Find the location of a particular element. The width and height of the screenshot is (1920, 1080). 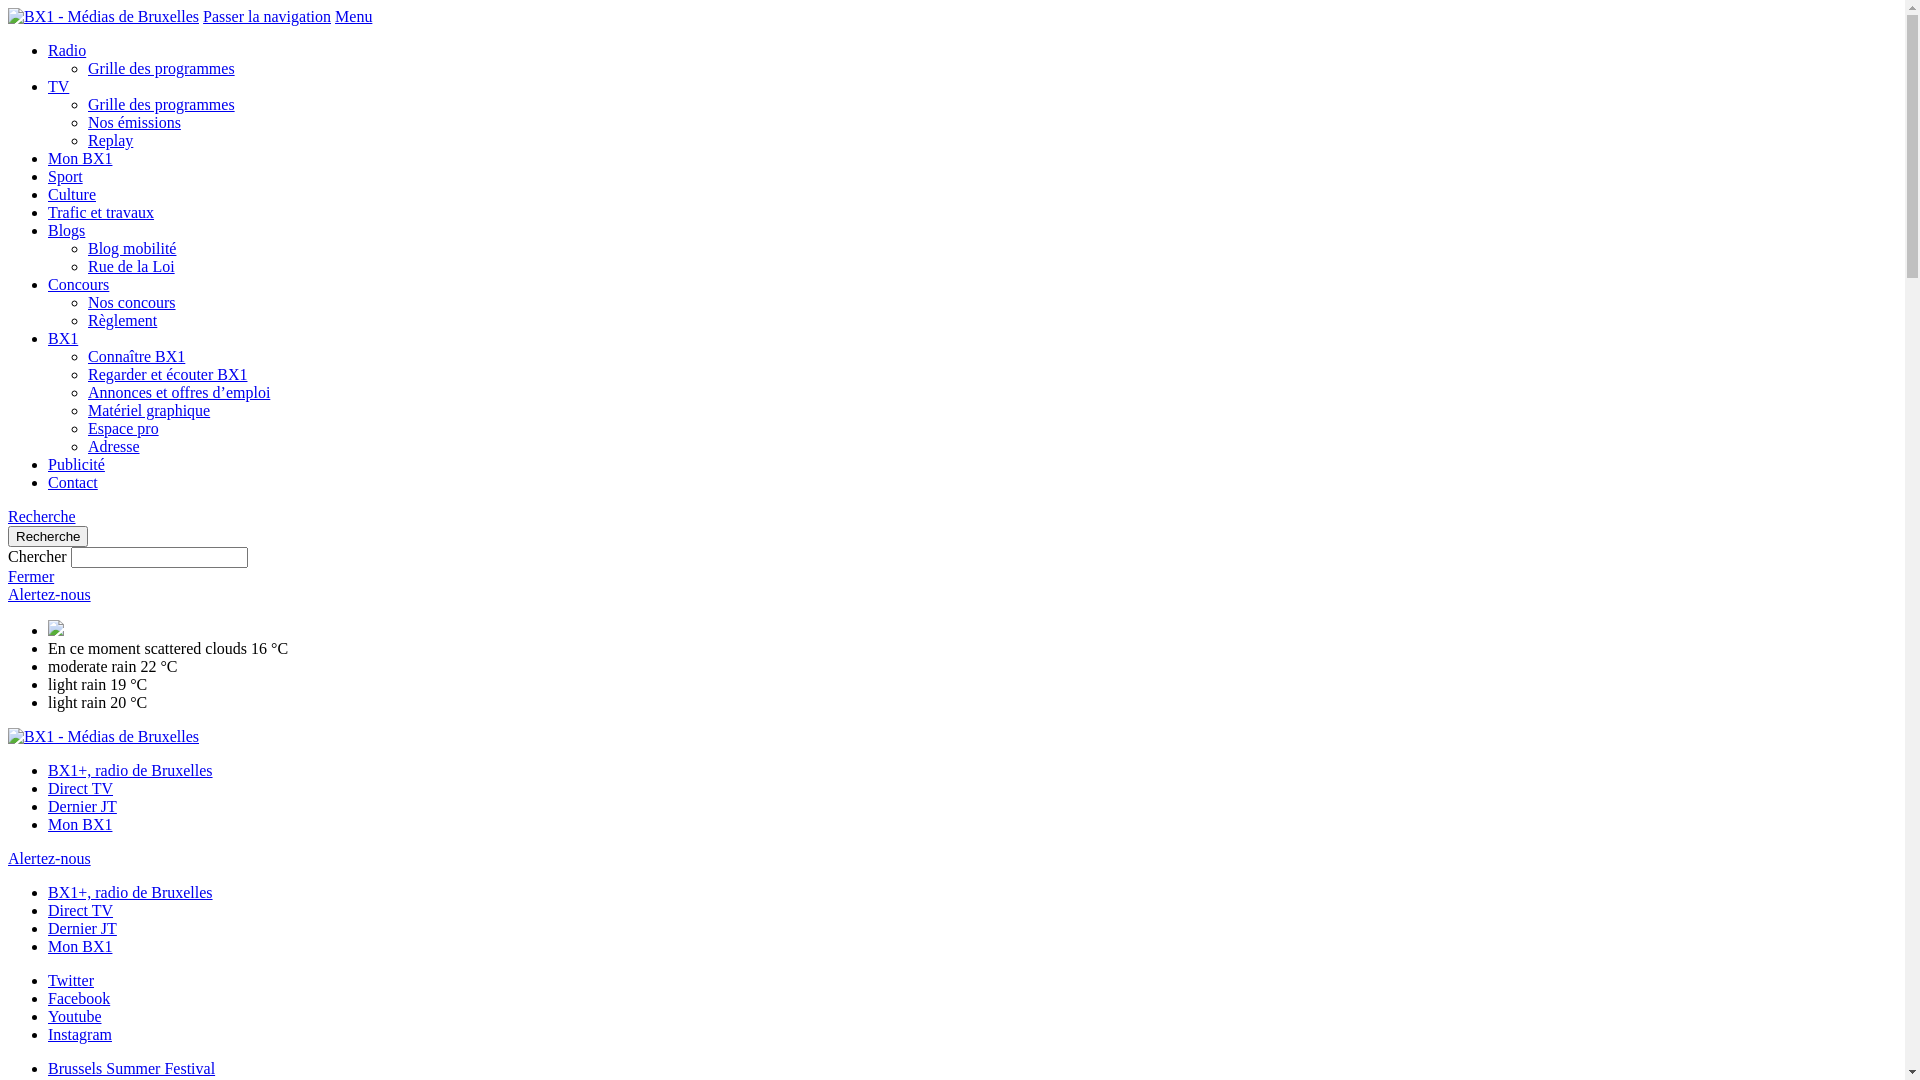

'Concours' is located at coordinates (78, 284).